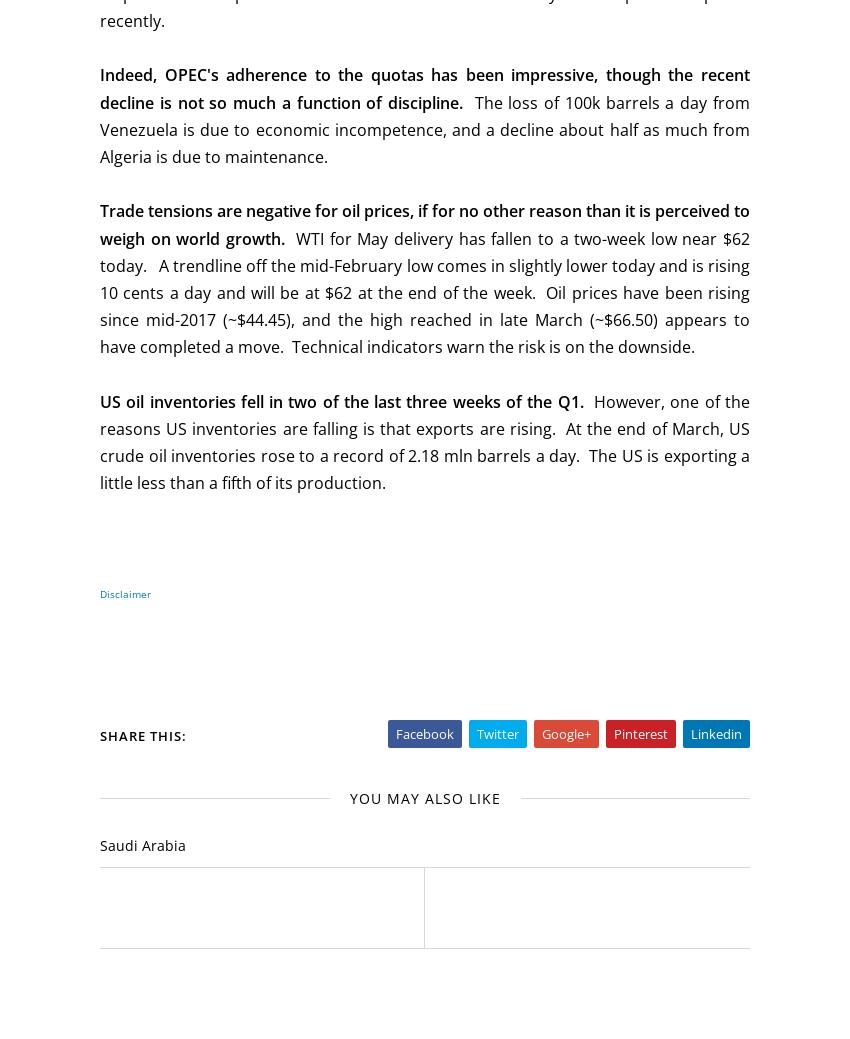  What do you see at coordinates (425, 440) in the screenshot?
I see `'However, one of the reasons US inventories are falling is that exports are rising.  At the end of March, US crude oil inventories rose to a record of 2.18 mln barrels a day.  The US is exporting a little less than a fifth of its production.'` at bounding box center [425, 440].